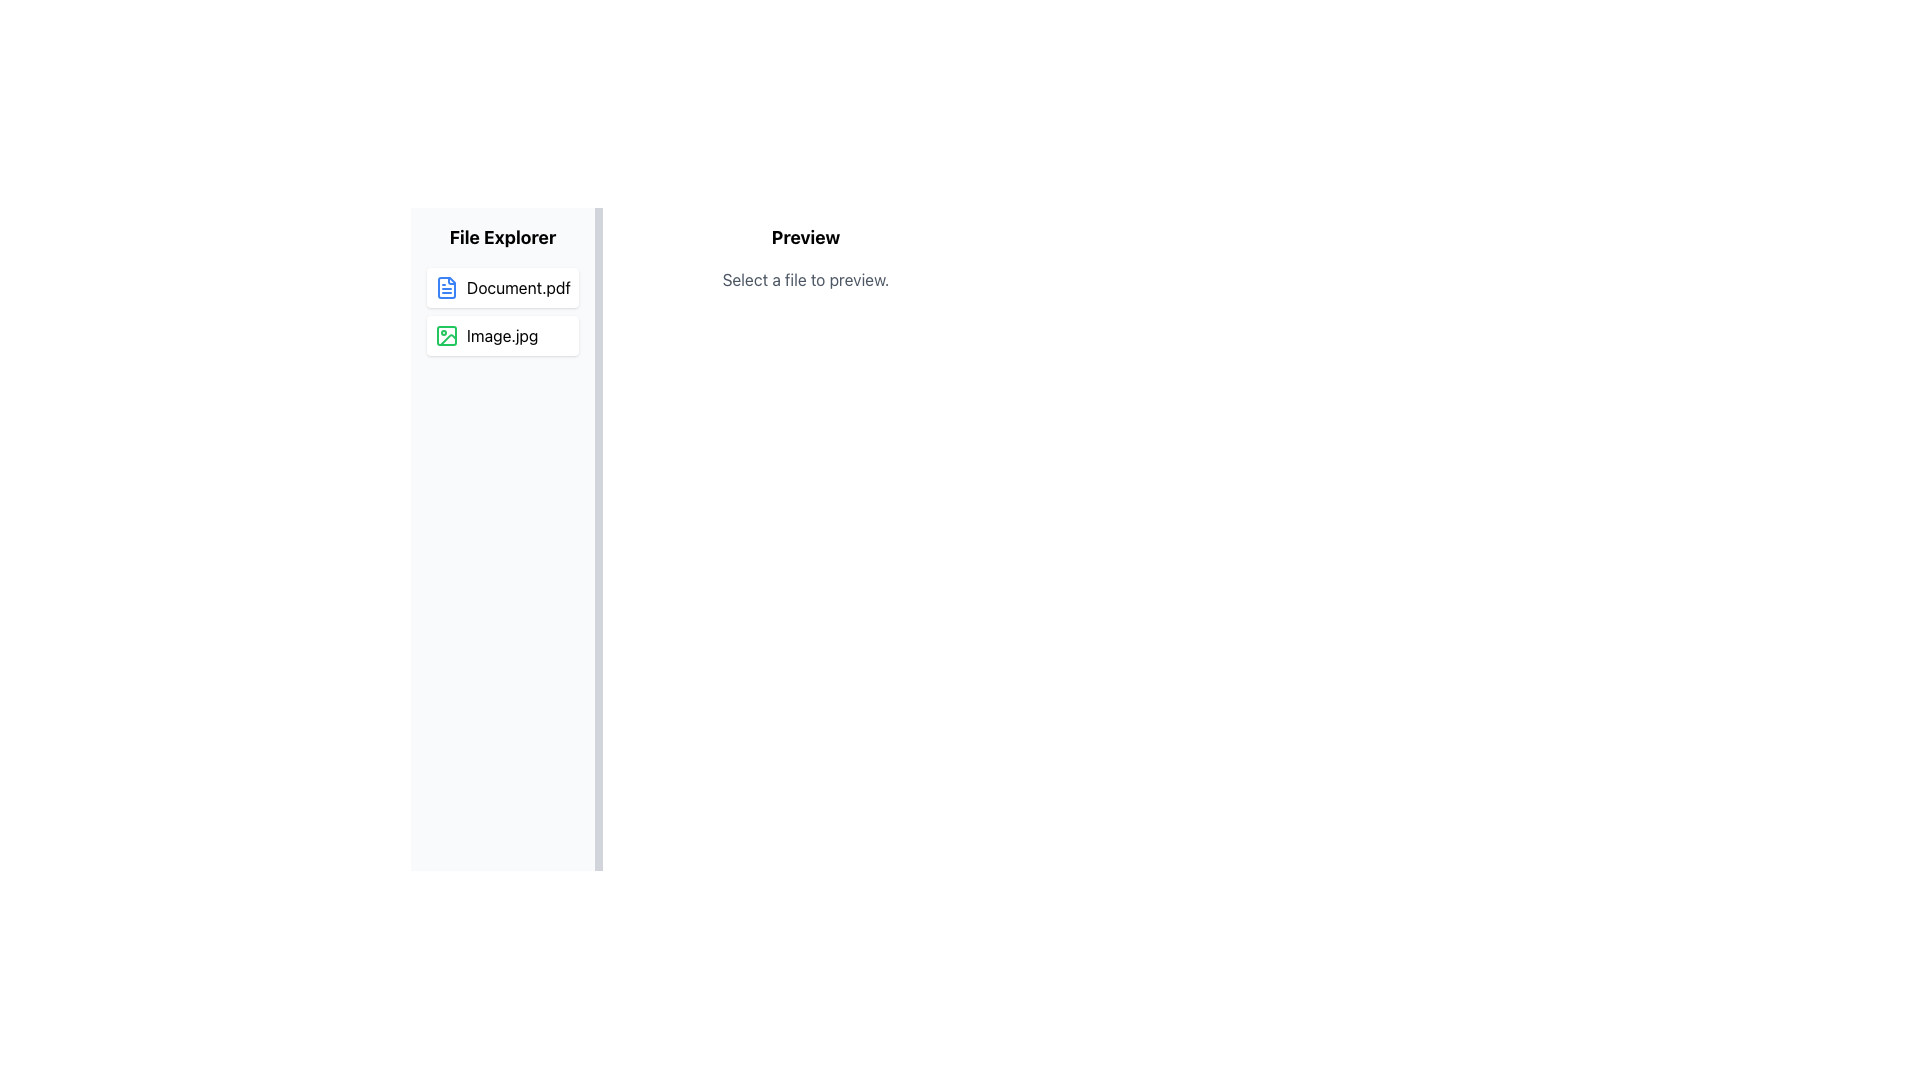 Image resolution: width=1920 pixels, height=1080 pixels. I want to click on the file entry named 'Image.jpg' in the file explorer, so click(503, 334).